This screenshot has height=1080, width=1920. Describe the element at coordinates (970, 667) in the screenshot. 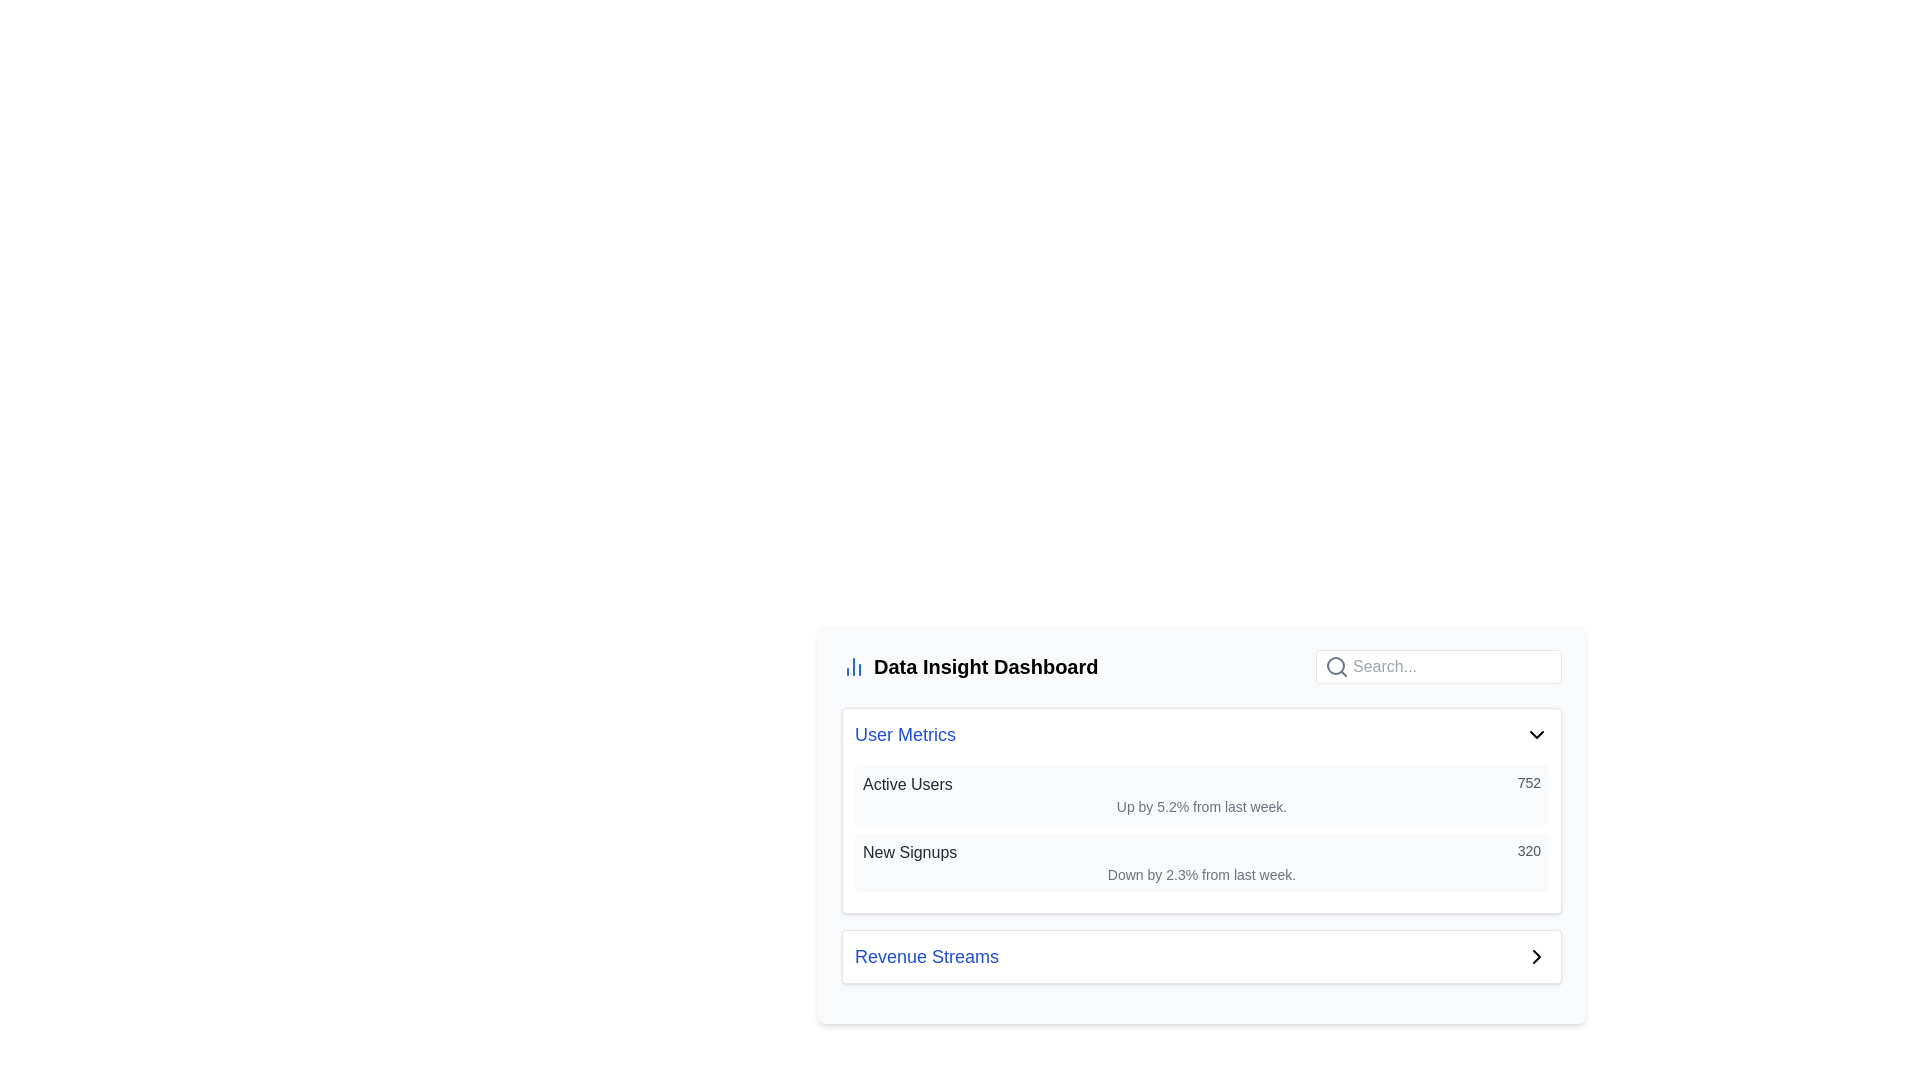

I see `text of the header label located in the upper area of the content section, towards the left, which serves as the title for the dashboard` at that location.